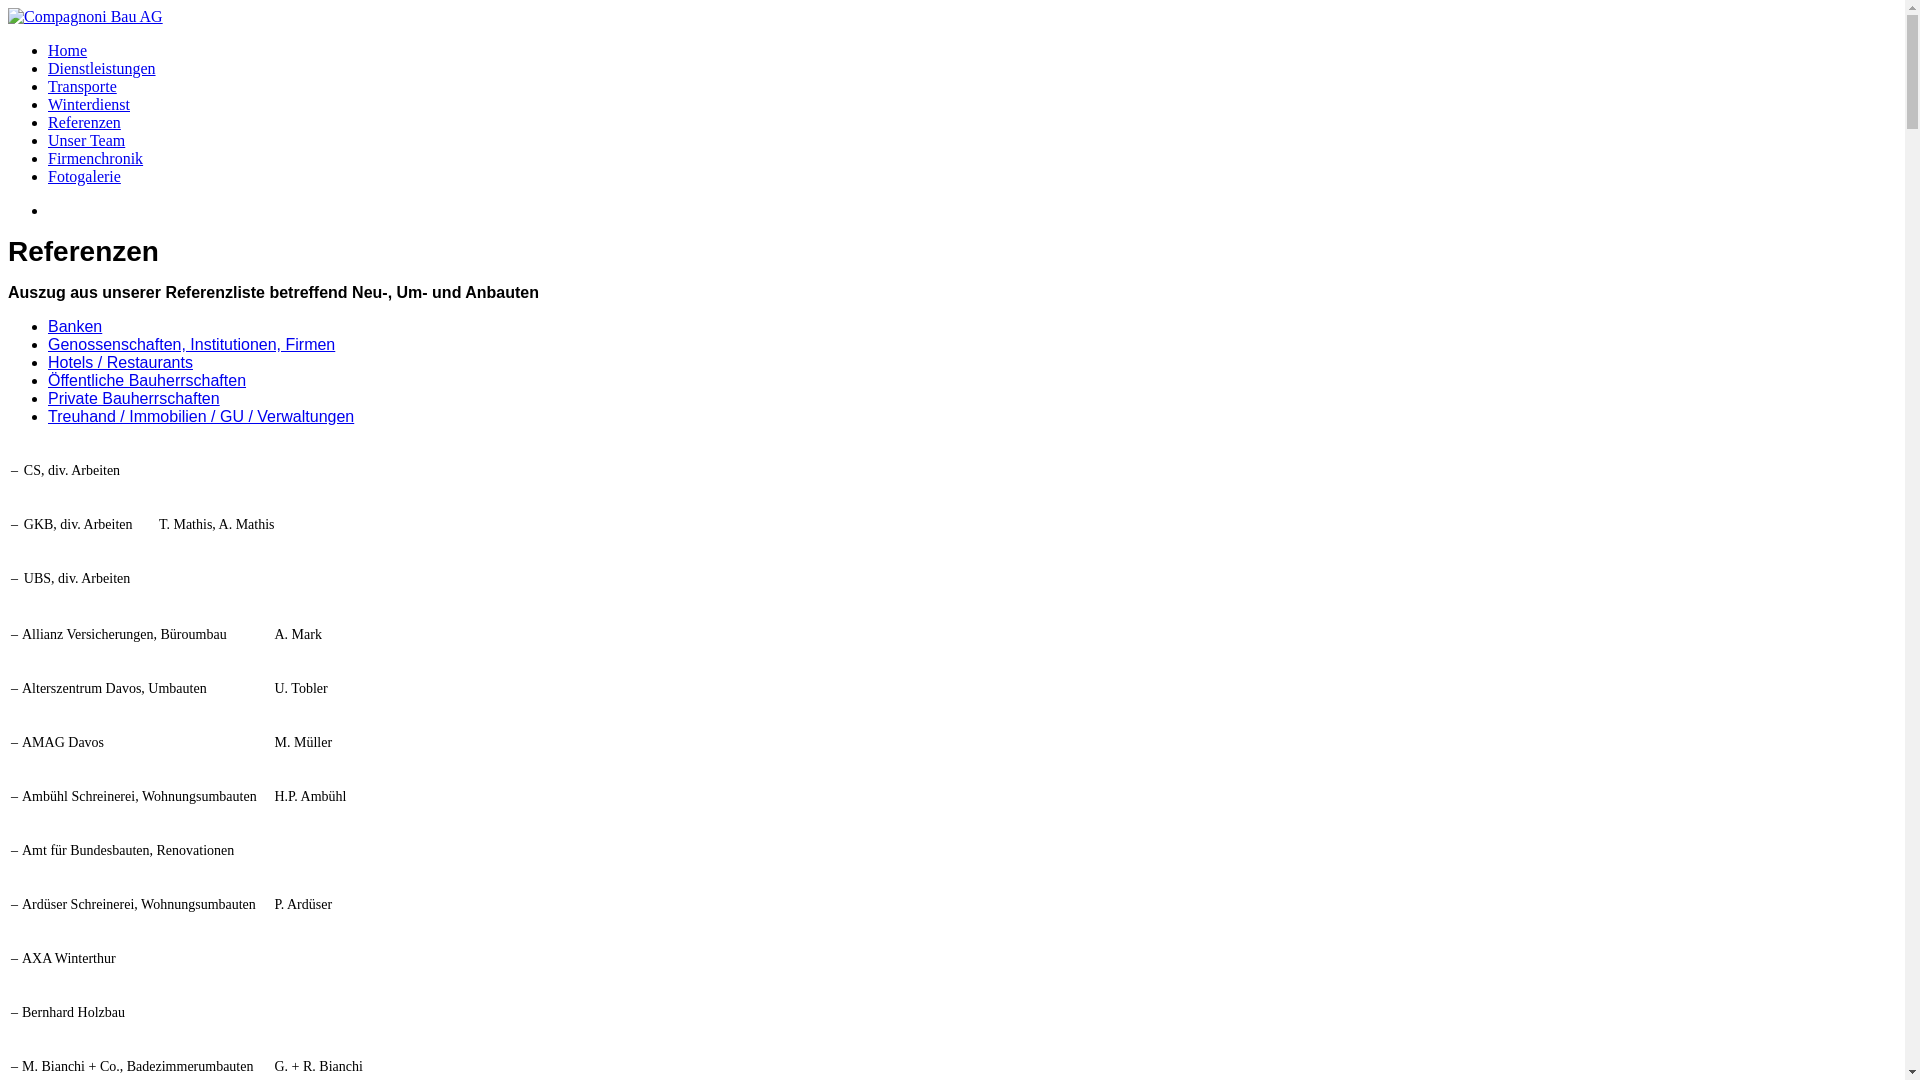 The height and width of the screenshot is (1080, 1920). What do you see at coordinates (67, 49) in the screenshot?
I see `'Home'` at bounding box center [67, 49].